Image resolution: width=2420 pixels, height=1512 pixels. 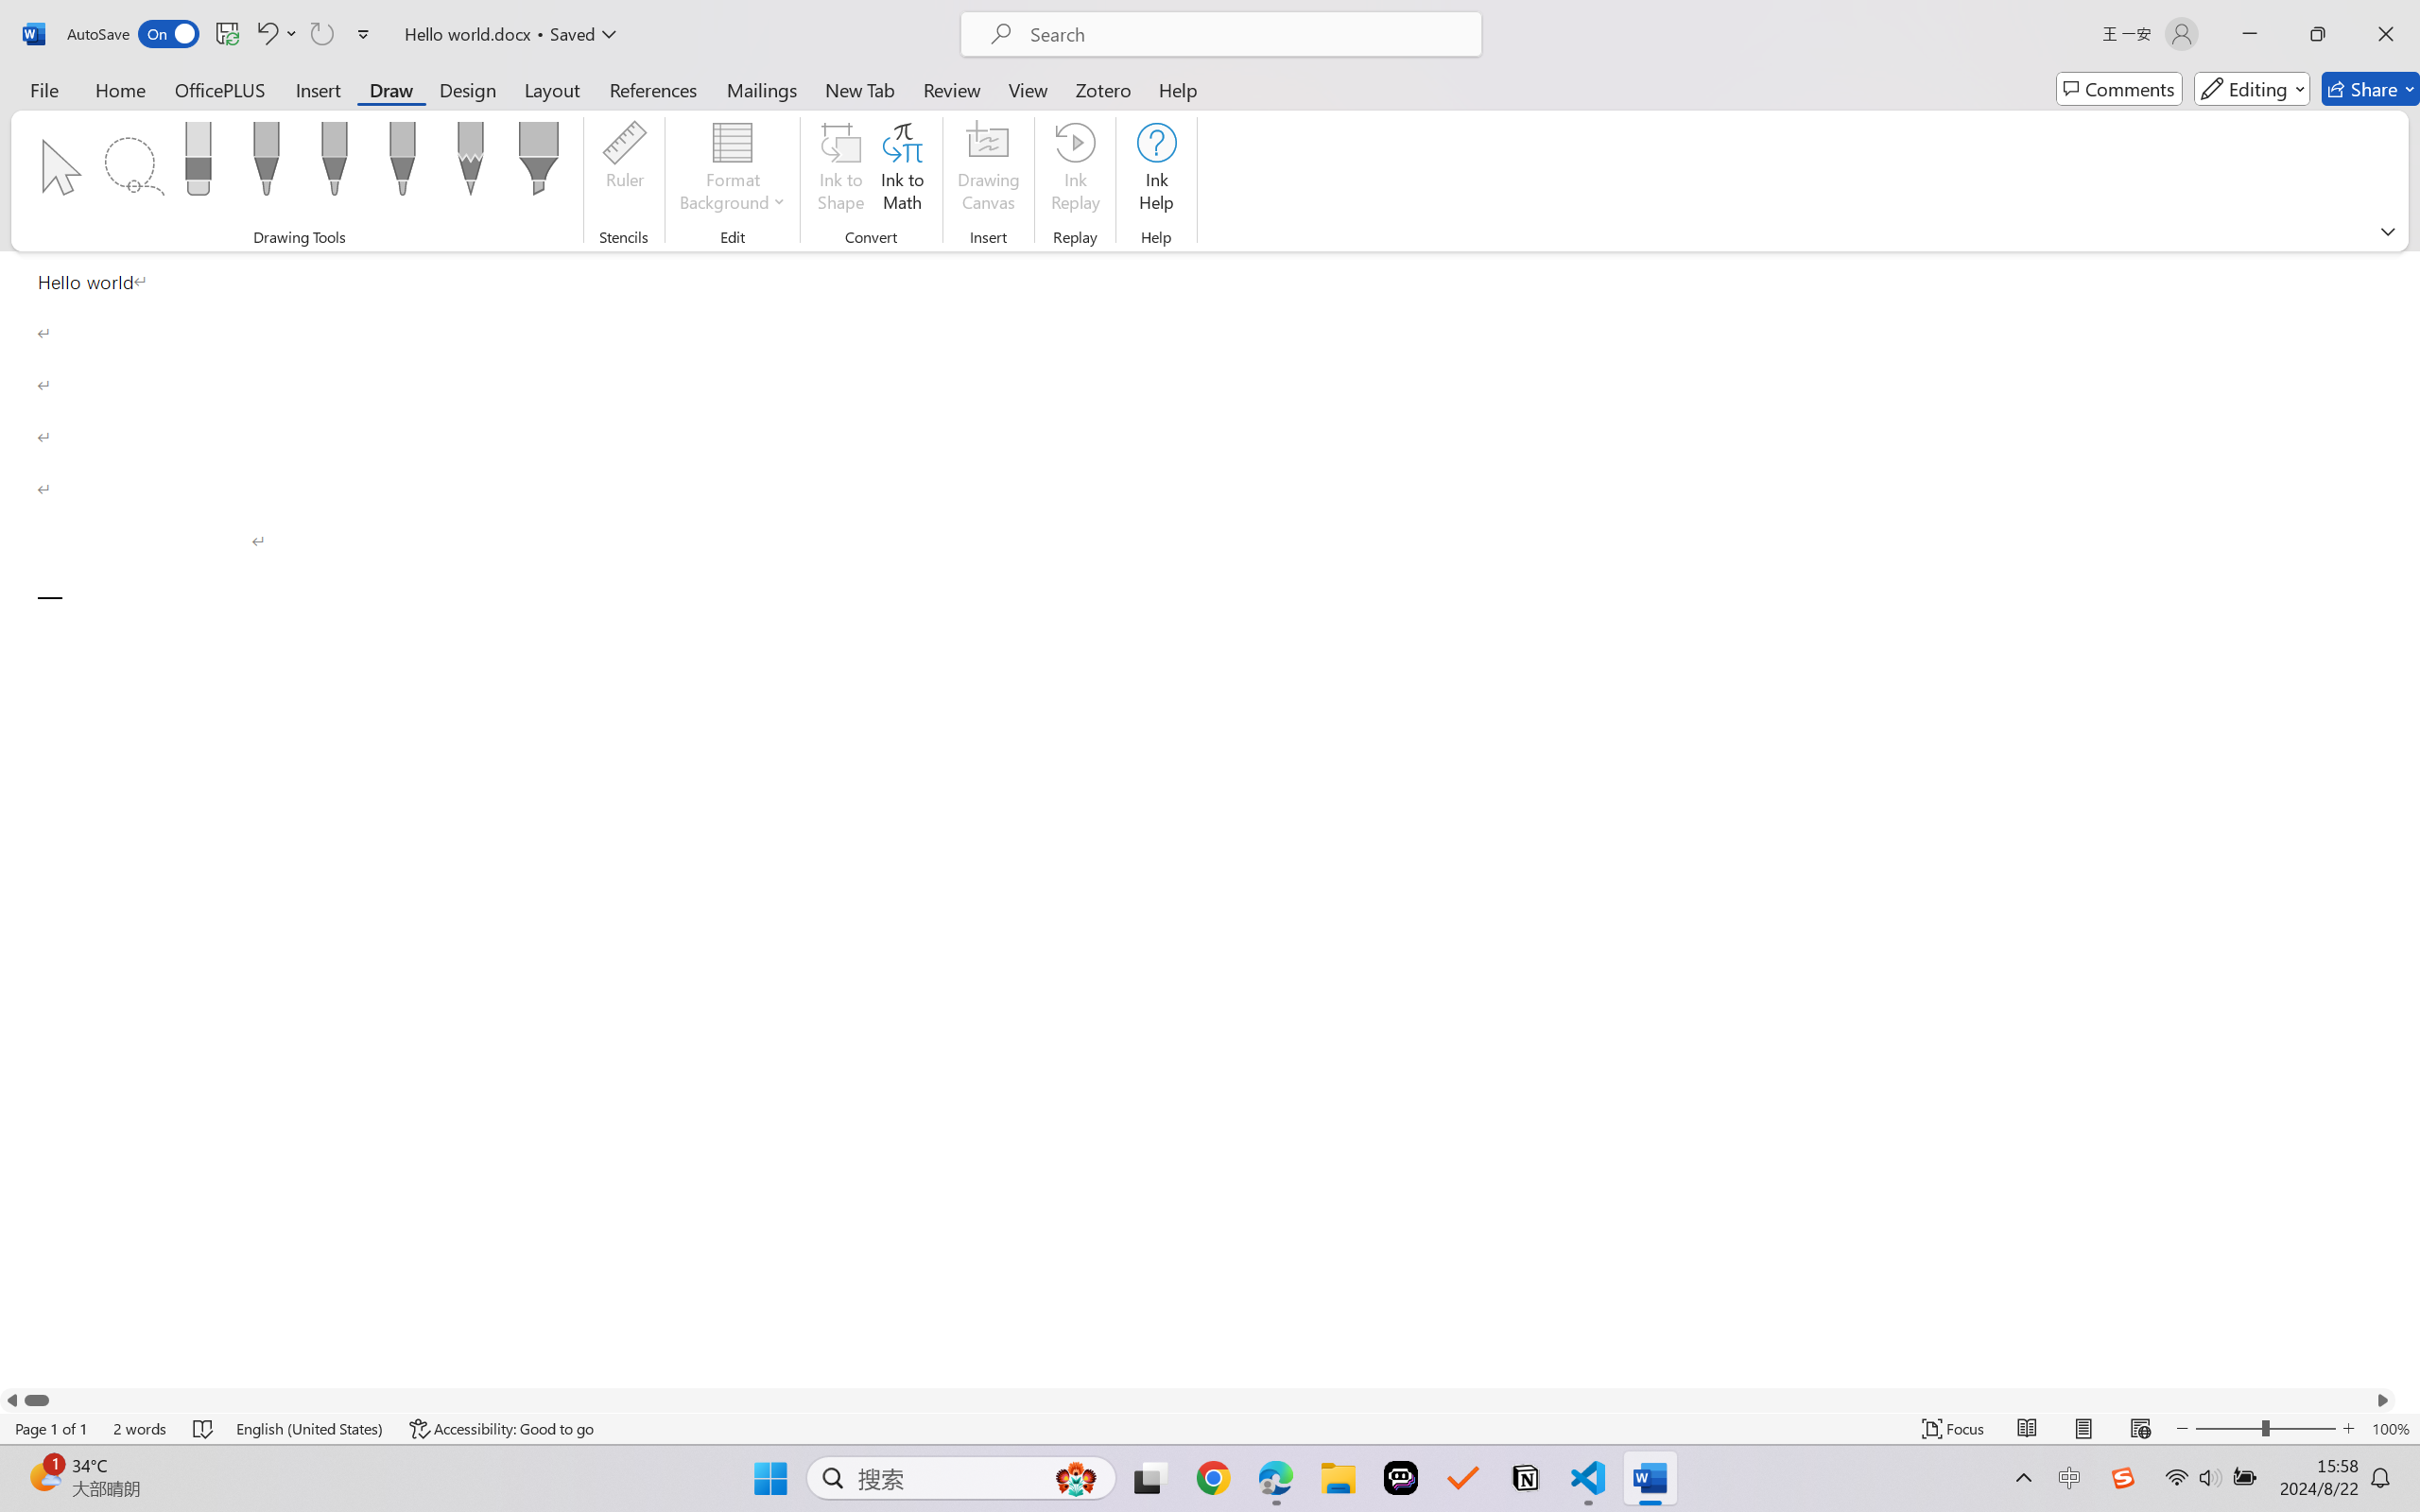 What do you see at coordinates (274, 33) in the screenshot?
I see `'Undo Paragraph Formatting'` at bounding box center [274, 33].